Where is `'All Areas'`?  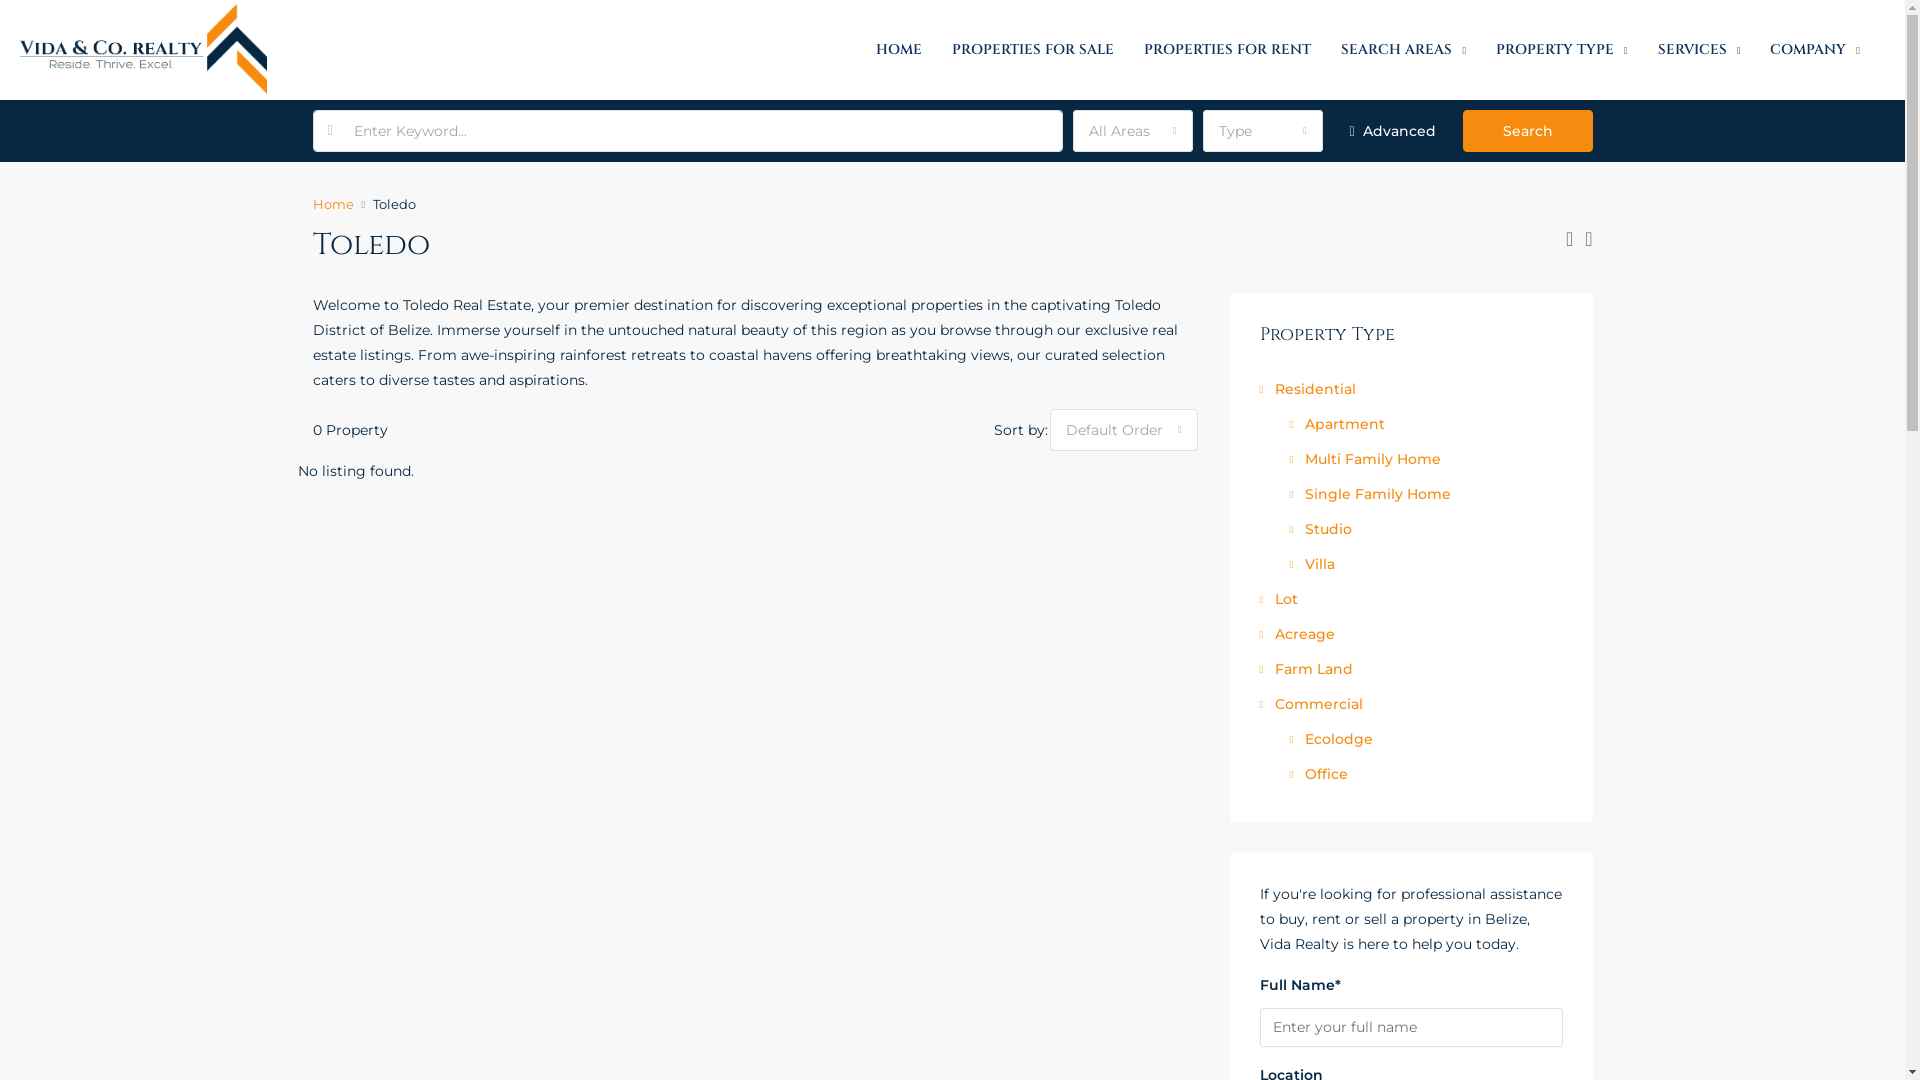 'All Areas' is located at coordinates (1132, 131).